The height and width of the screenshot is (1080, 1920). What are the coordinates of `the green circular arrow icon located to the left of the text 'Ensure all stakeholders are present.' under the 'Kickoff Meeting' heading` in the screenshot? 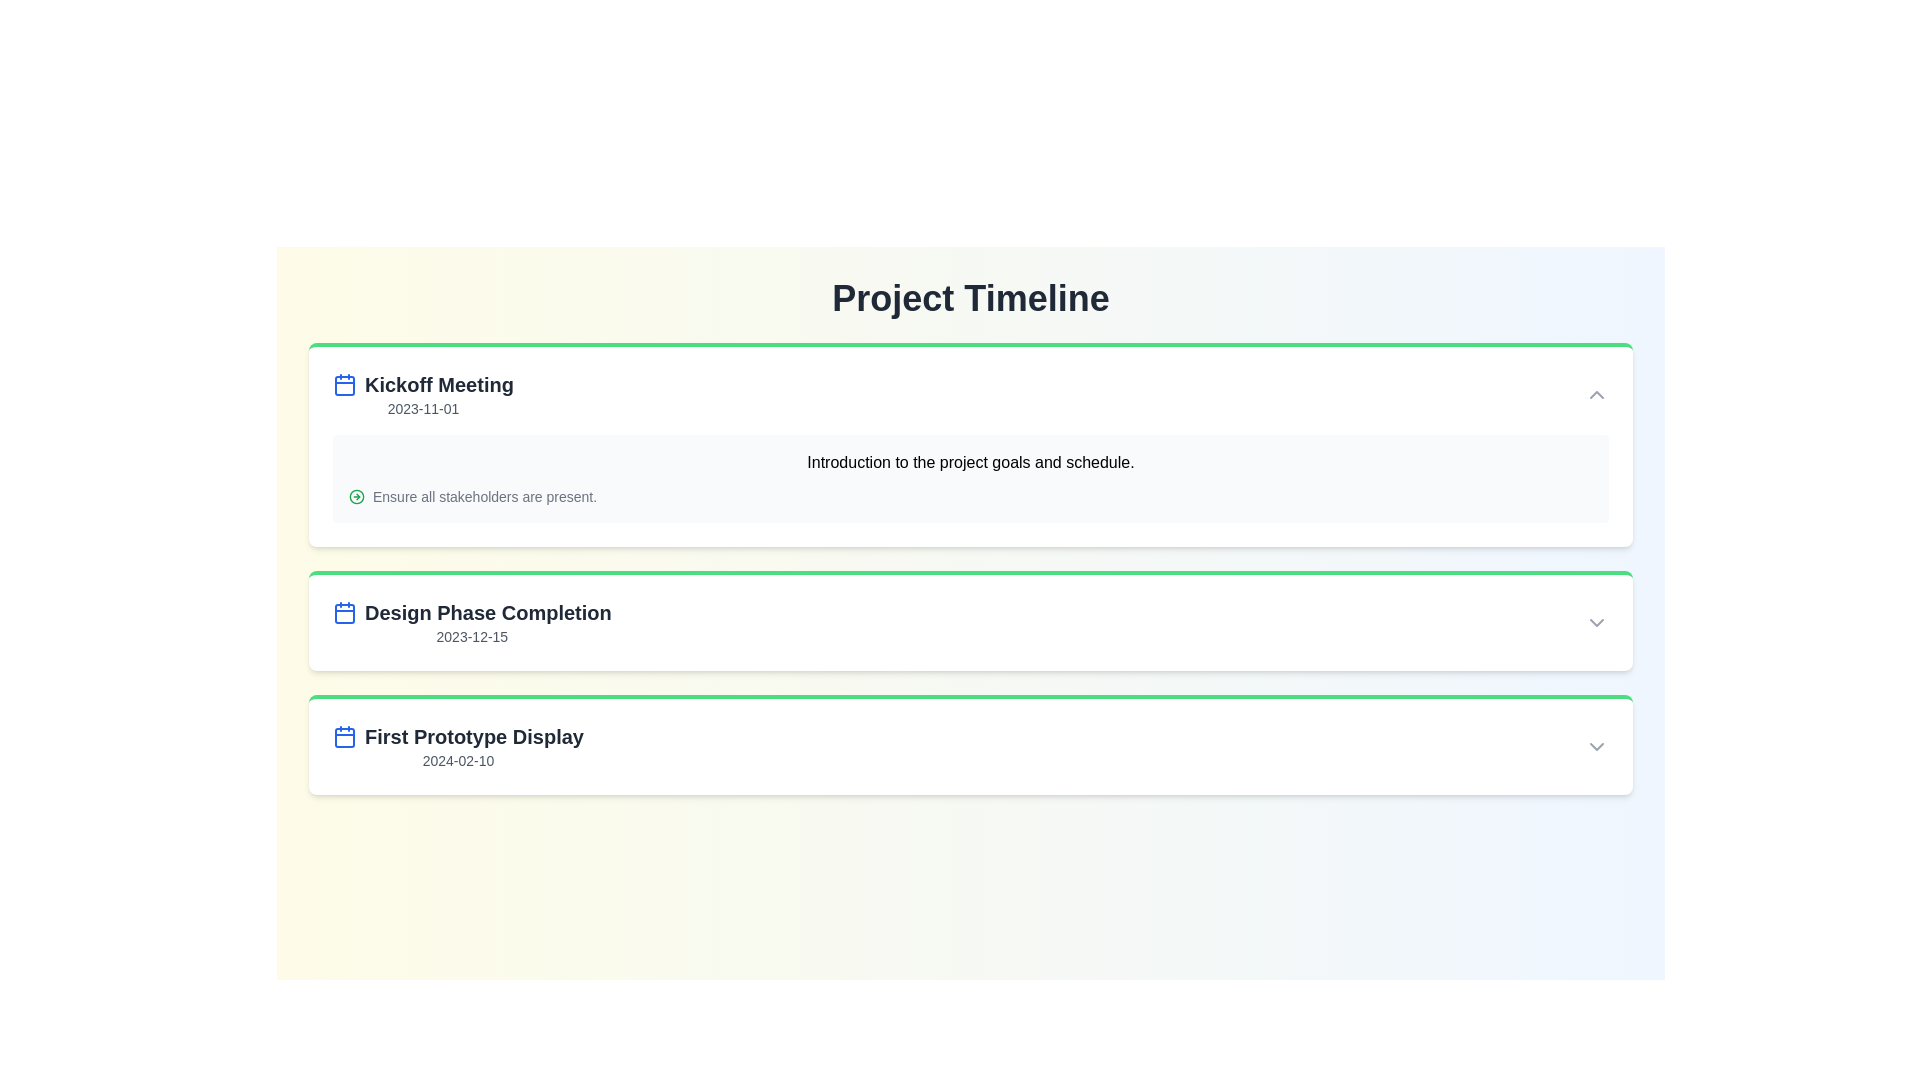 It's located at (356, 496).